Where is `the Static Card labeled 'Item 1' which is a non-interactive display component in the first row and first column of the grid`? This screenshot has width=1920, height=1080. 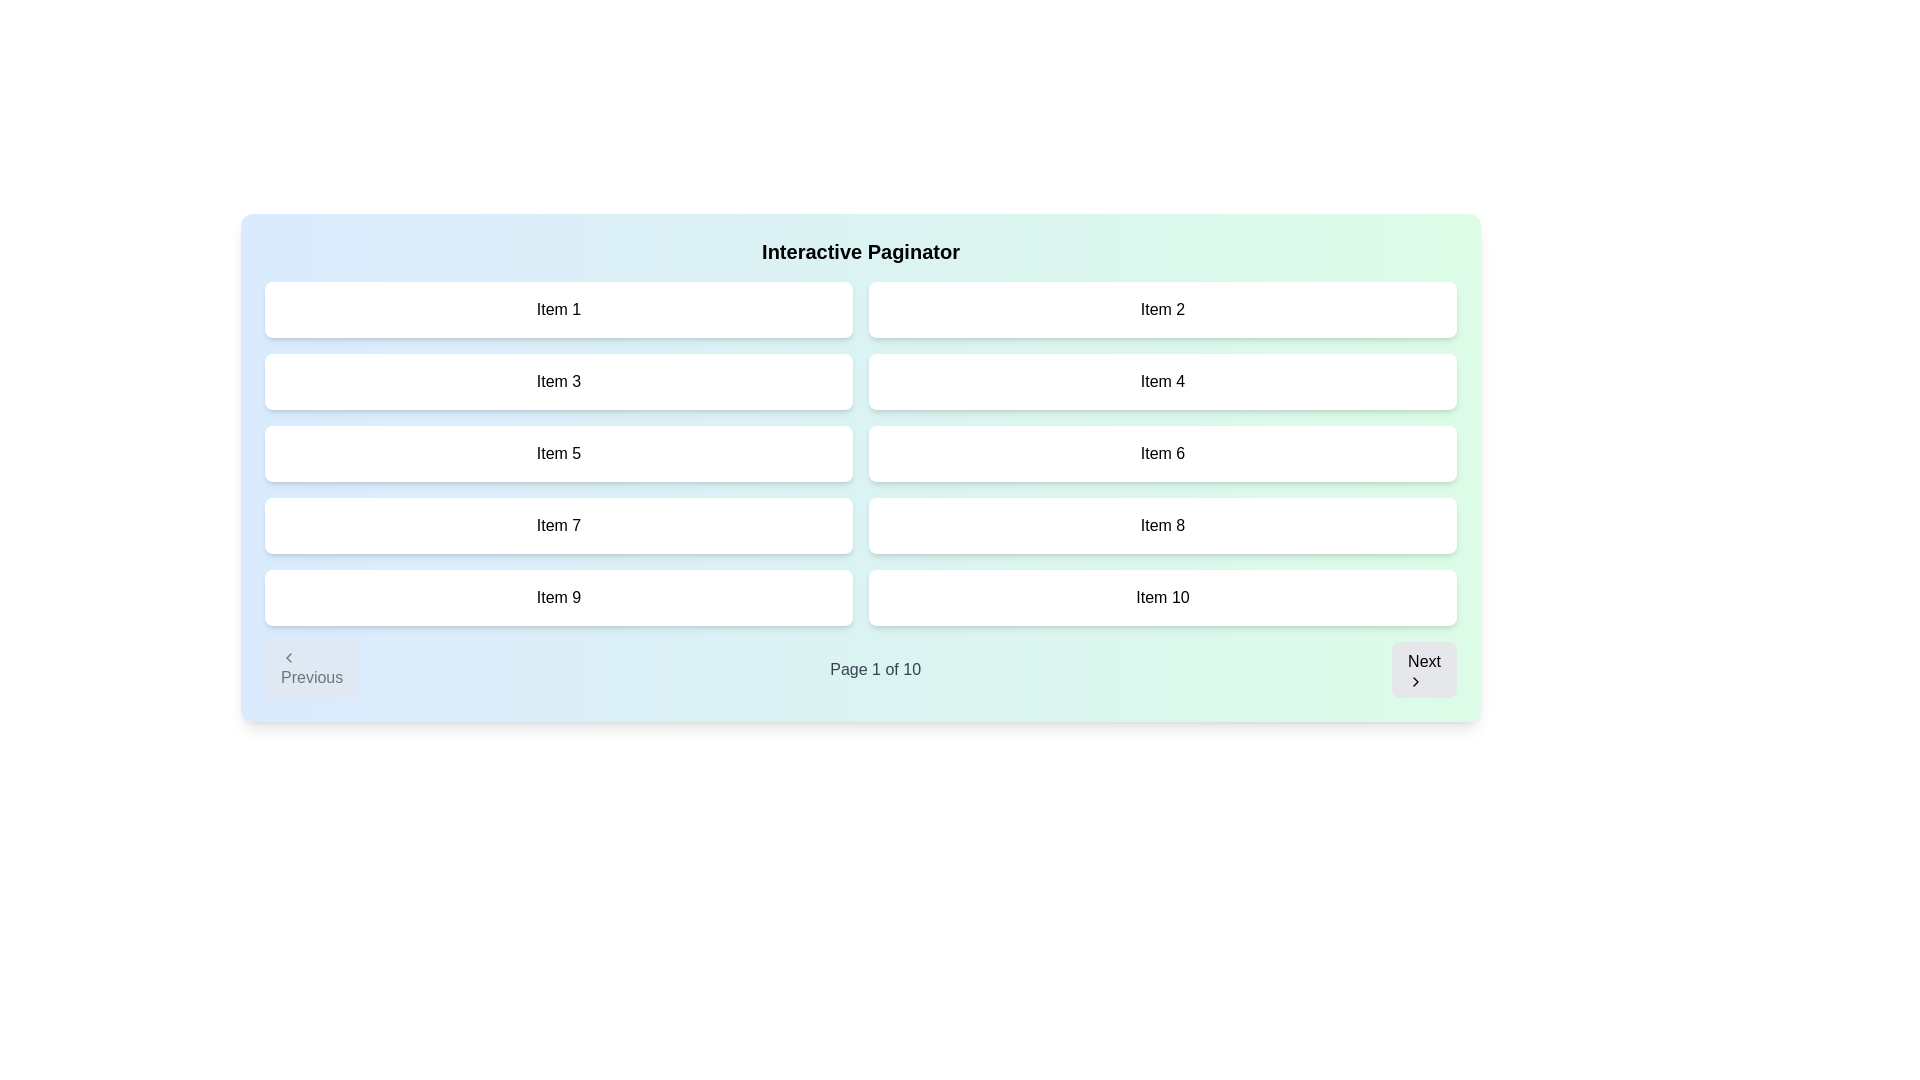
the Static Card labeled 'Item 1' which is a non-interactive display component in the first row and first column of the grid is located at coordinates (558, 309).